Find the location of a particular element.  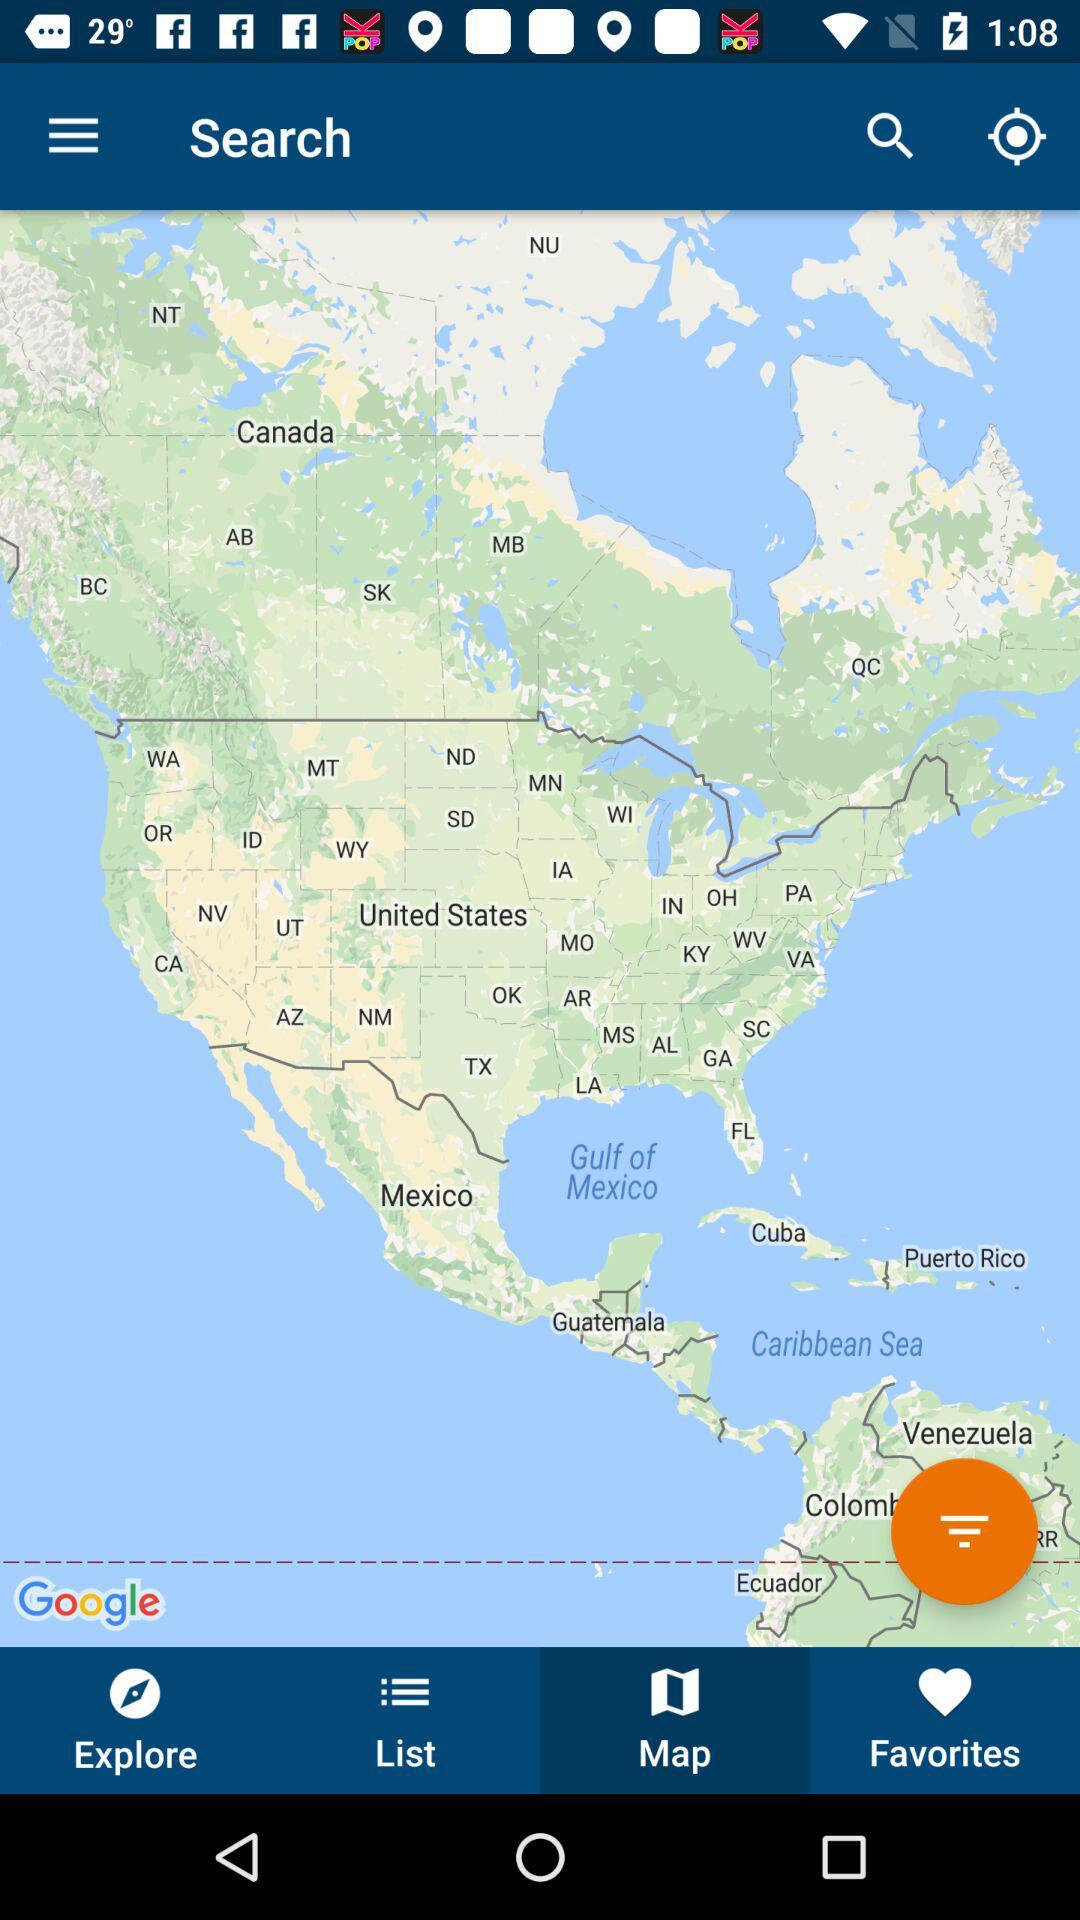

filter search results is located at coordinates (963, 1530).